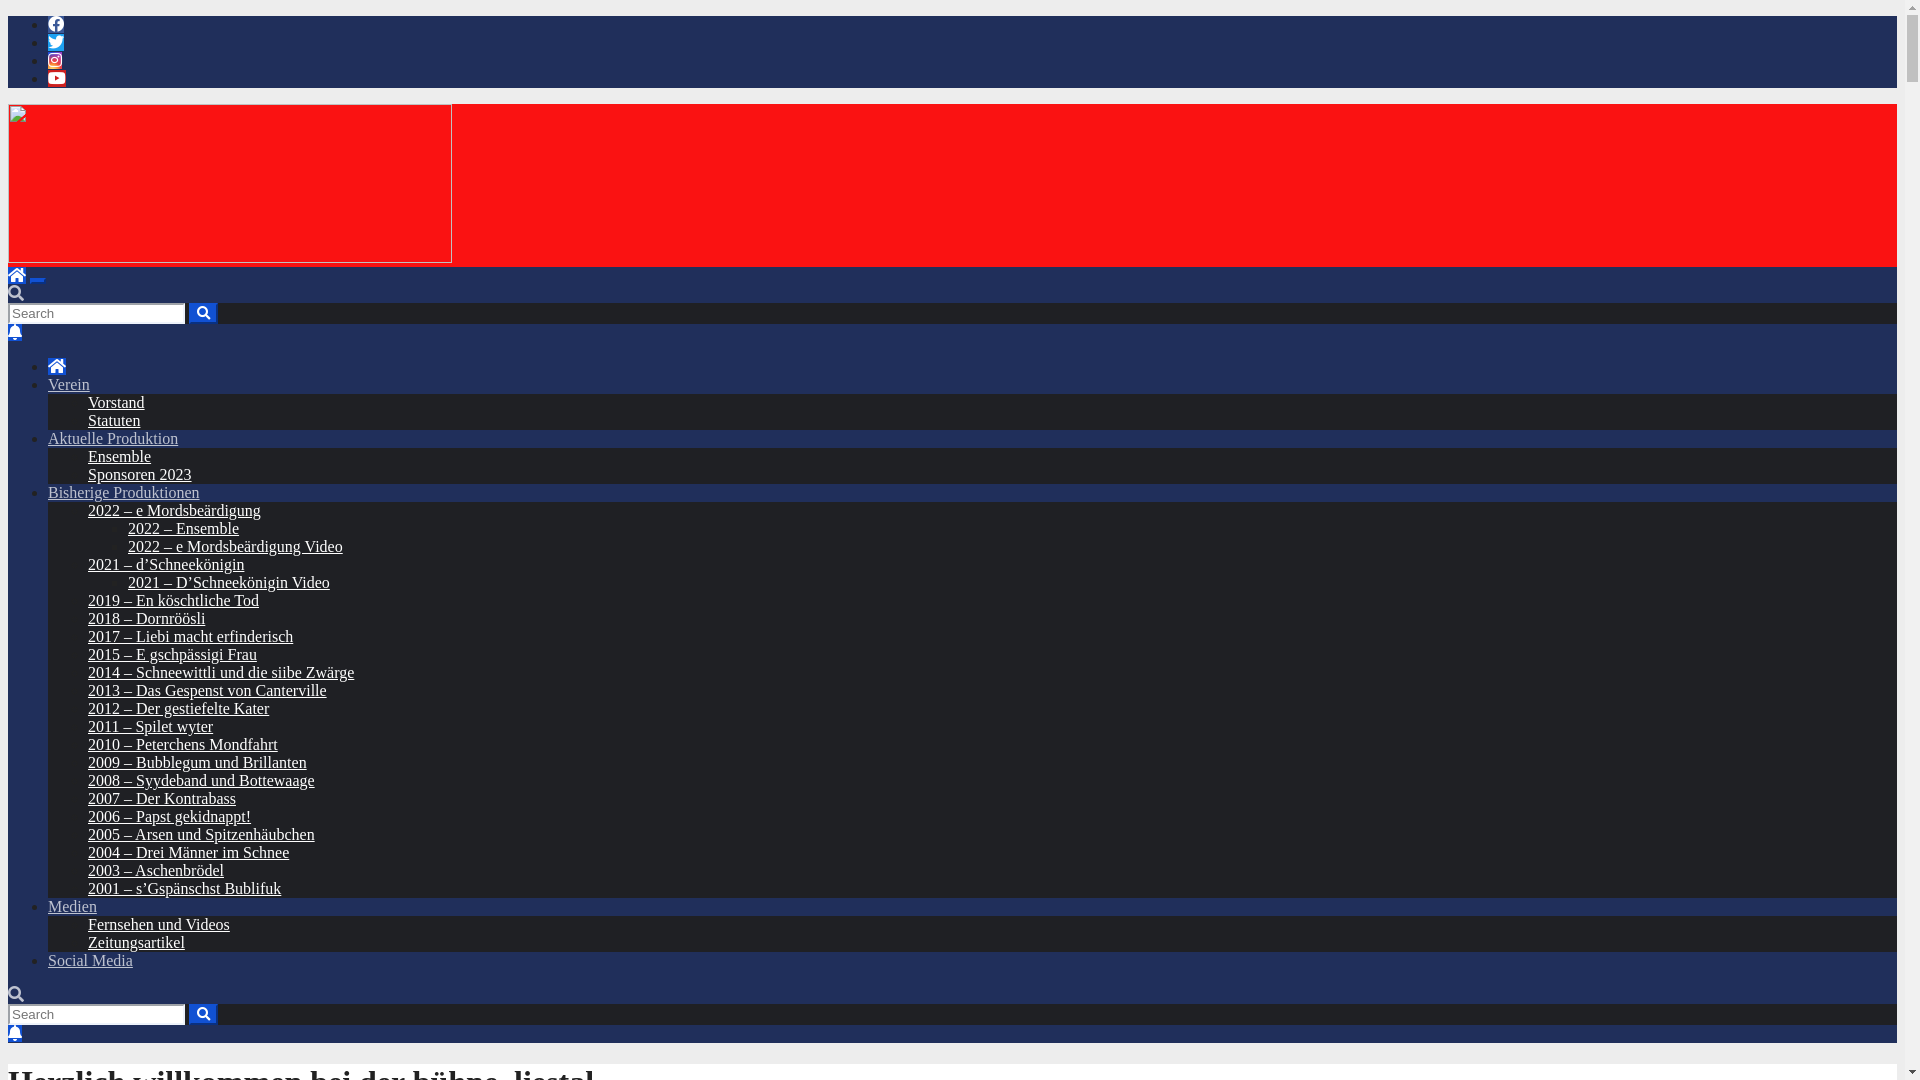 The image size is (1920, 1080). What do you see at coordinates (115, 402) in the screenshot?
I see `'Vorstand'` at bounding box center [115, 402].